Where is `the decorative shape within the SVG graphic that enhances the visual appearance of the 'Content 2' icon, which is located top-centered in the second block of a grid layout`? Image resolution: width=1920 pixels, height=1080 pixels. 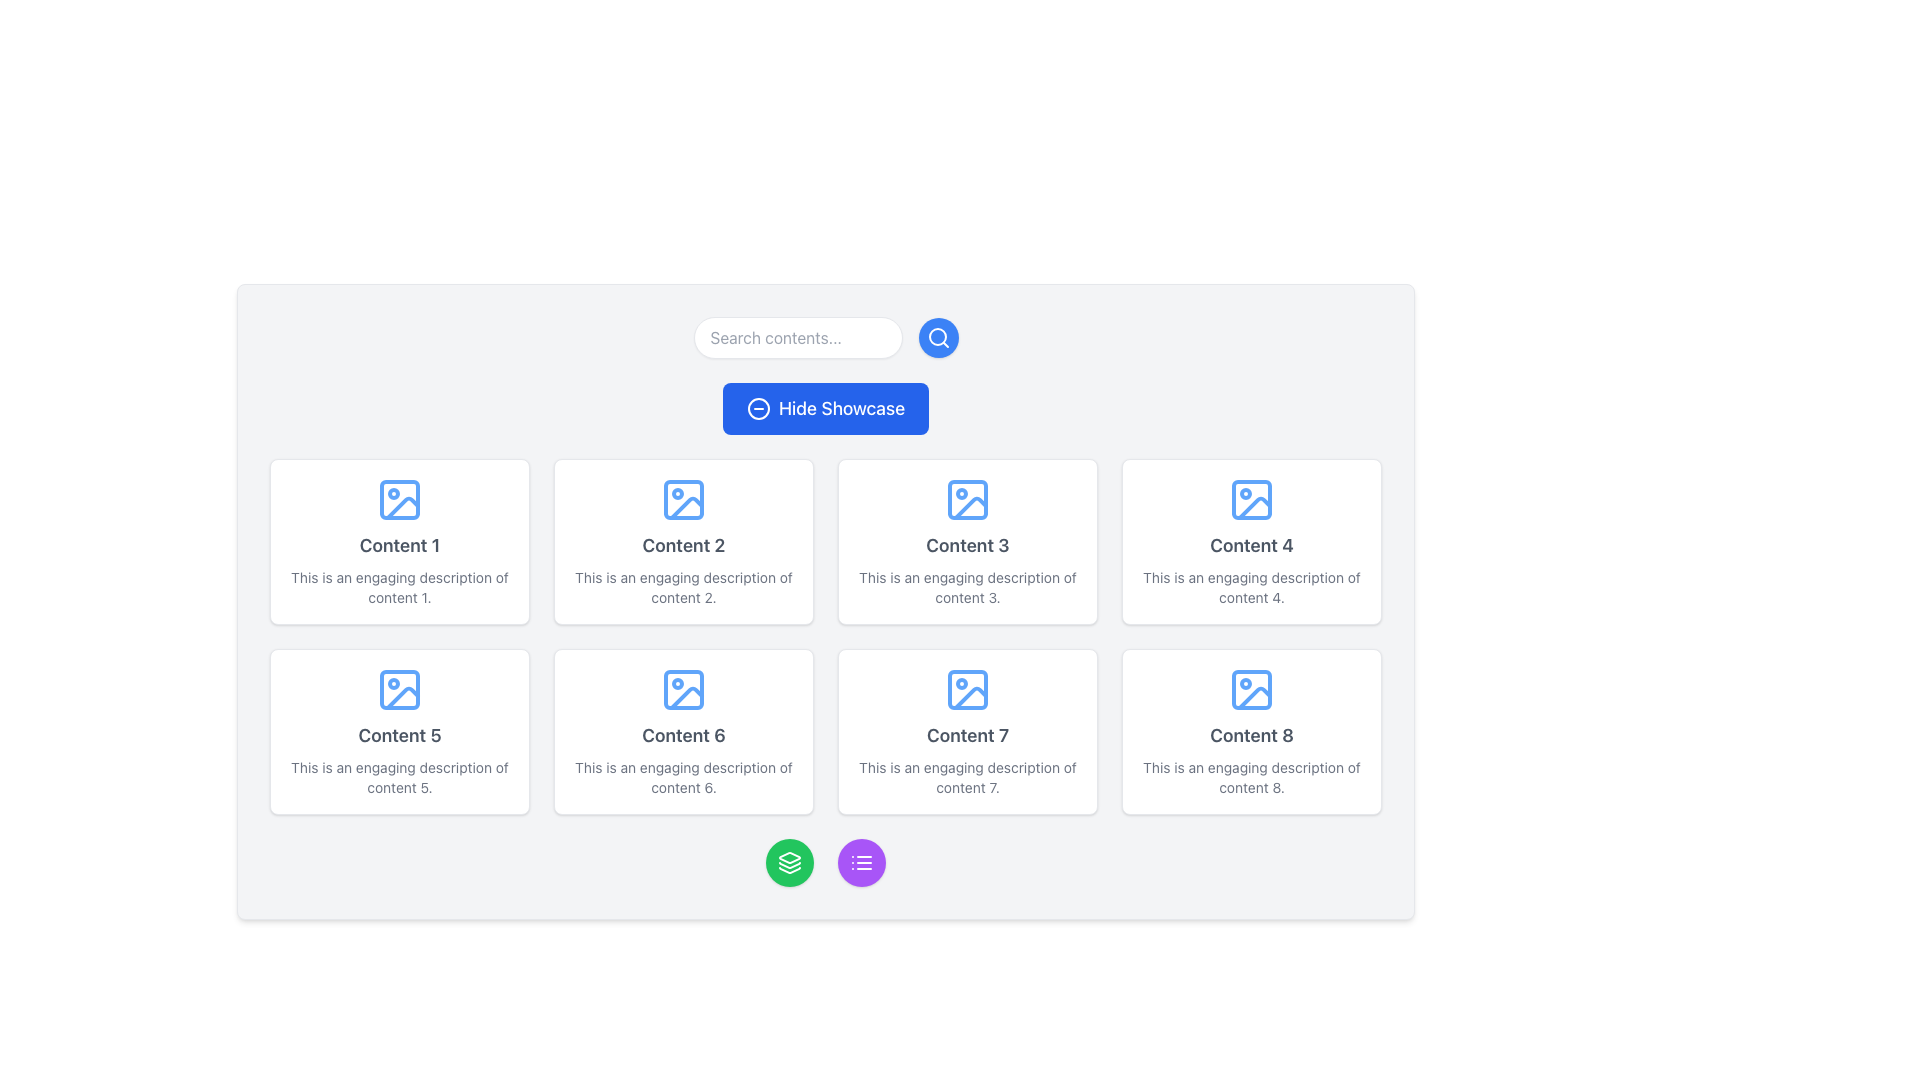 the decorative shape within the SVG graphic that enhances the visual appearance of the 'Content 2' icon, which is located top-centered in the second block of a grid layout is located at coordinates (684, 499).